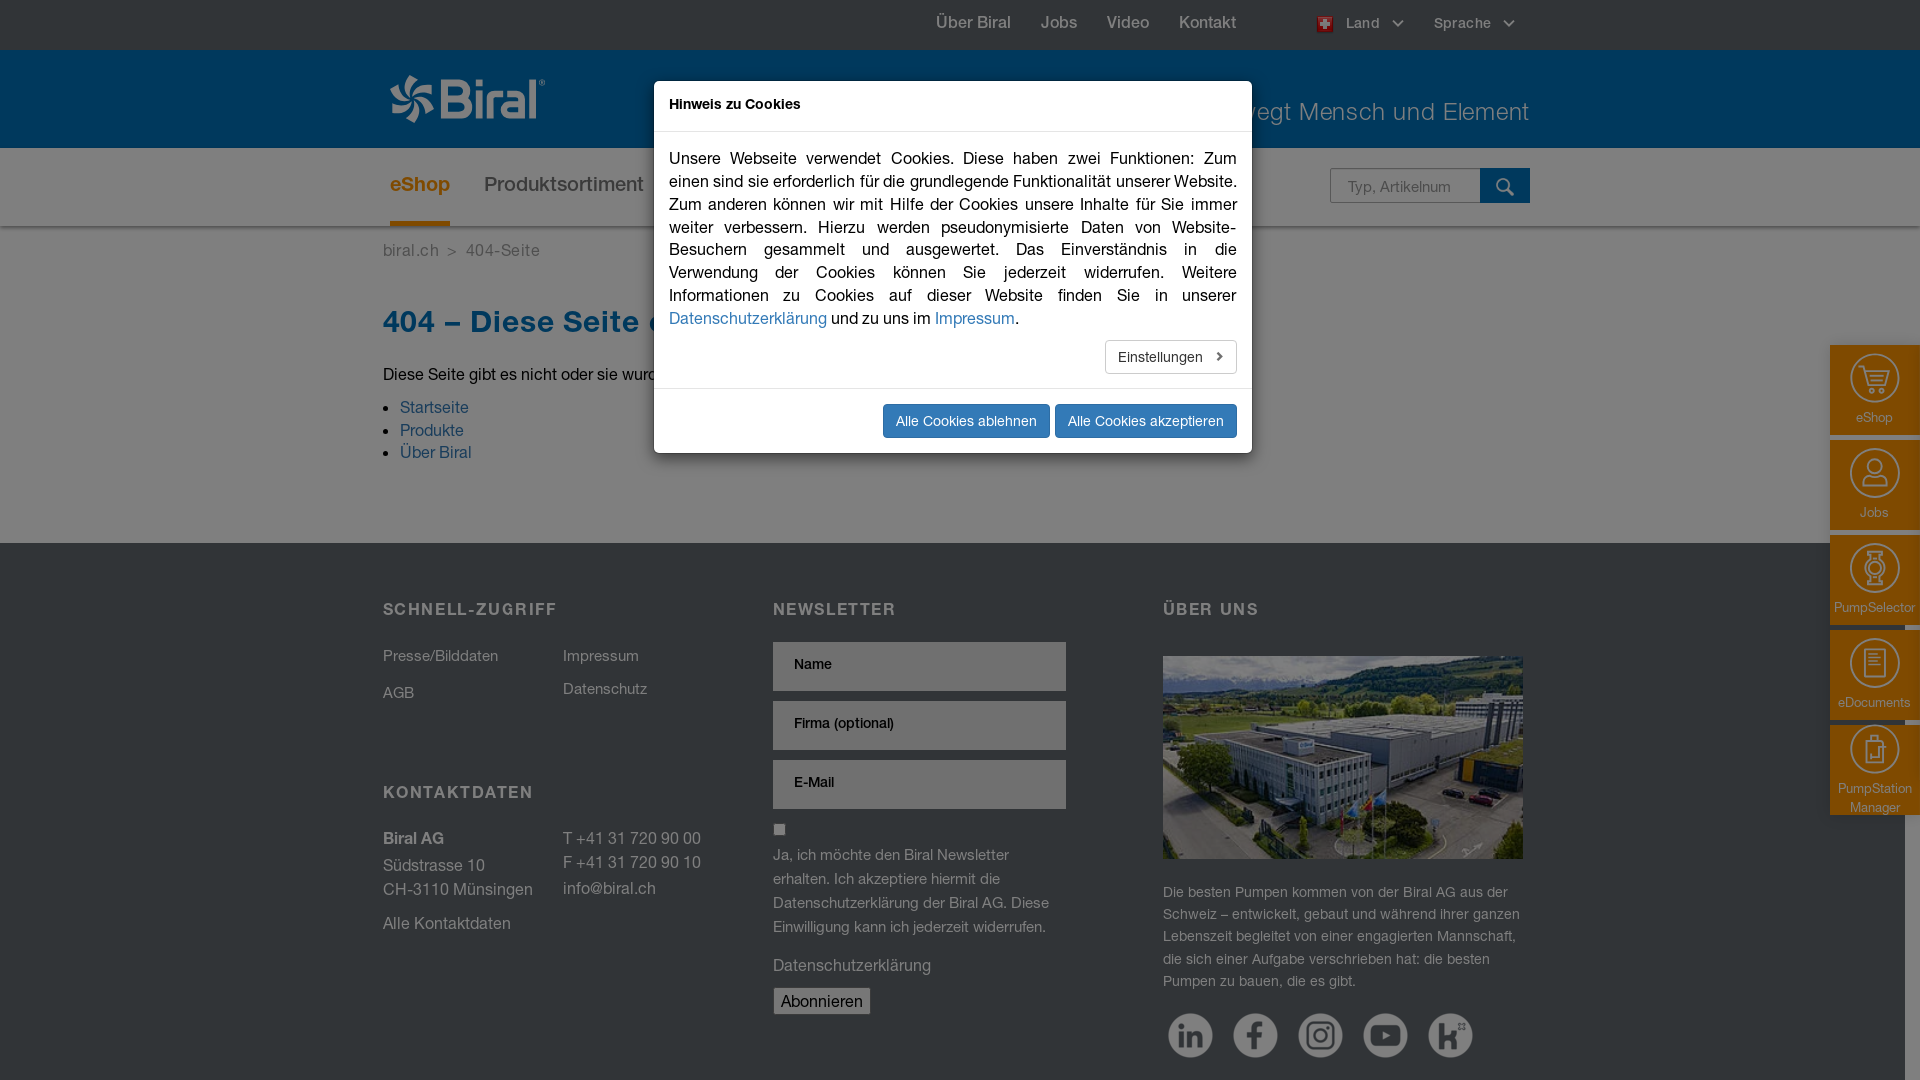  Describe the element at coordinates (629, 837) in the screenshot. I see `'T +41 31 720 90 00'` at that location.